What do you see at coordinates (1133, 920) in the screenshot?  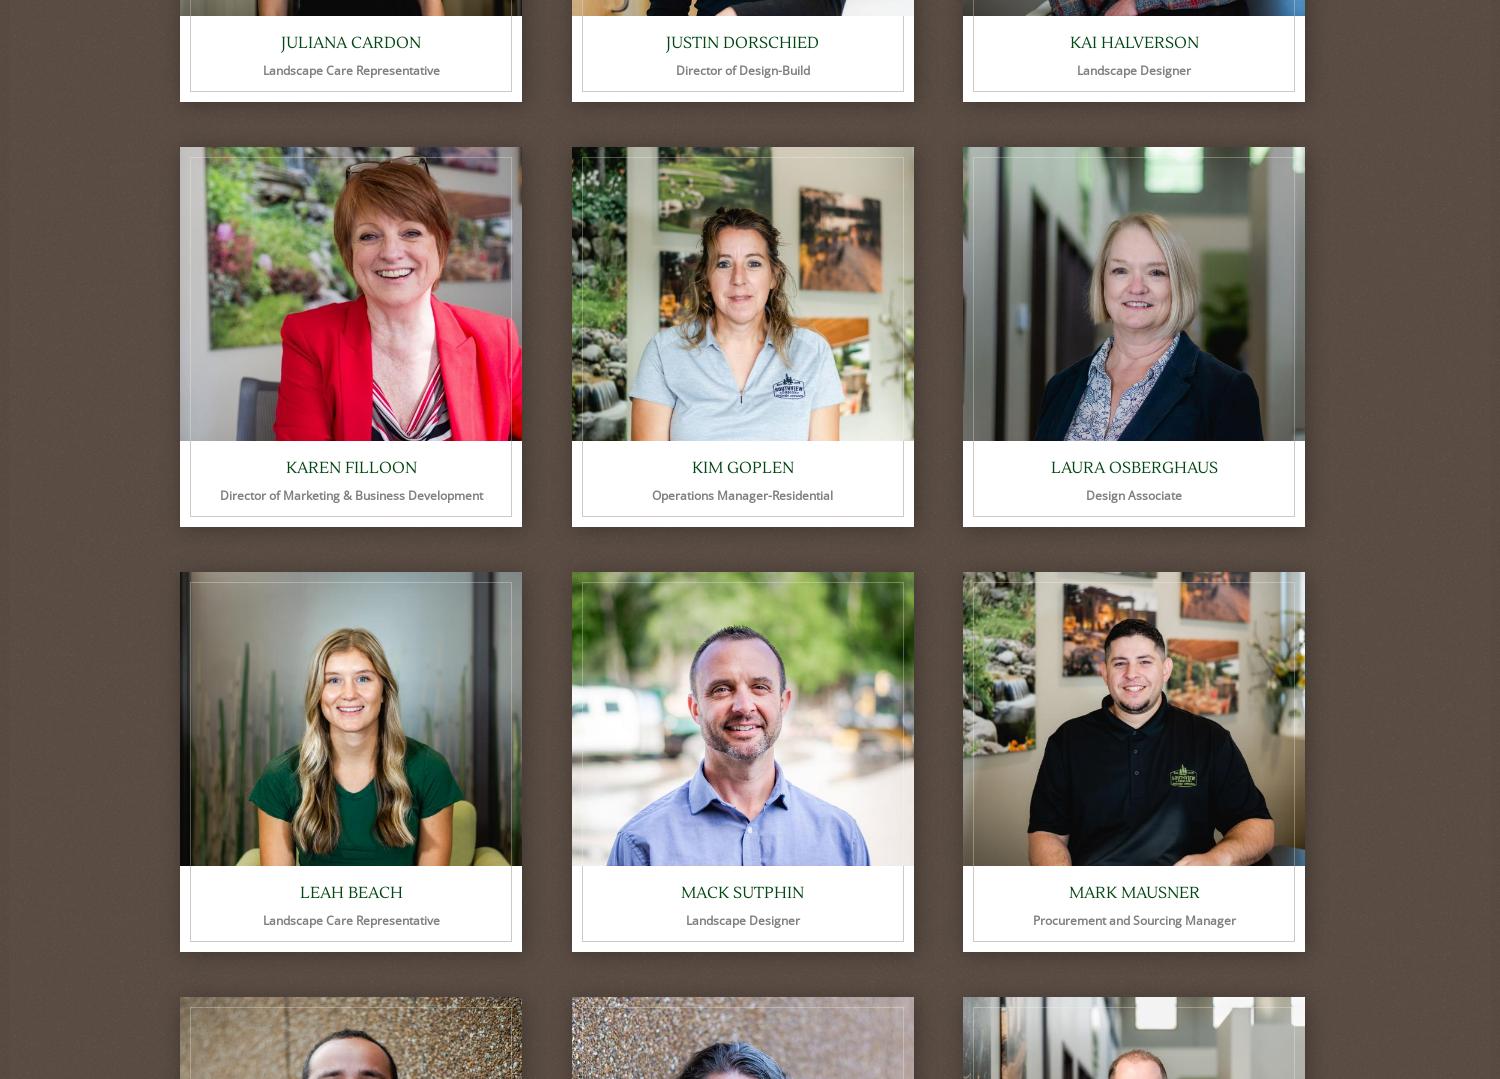 I see `'Procurement and Sourcing Manager'` at bounding box center [1133, 920].